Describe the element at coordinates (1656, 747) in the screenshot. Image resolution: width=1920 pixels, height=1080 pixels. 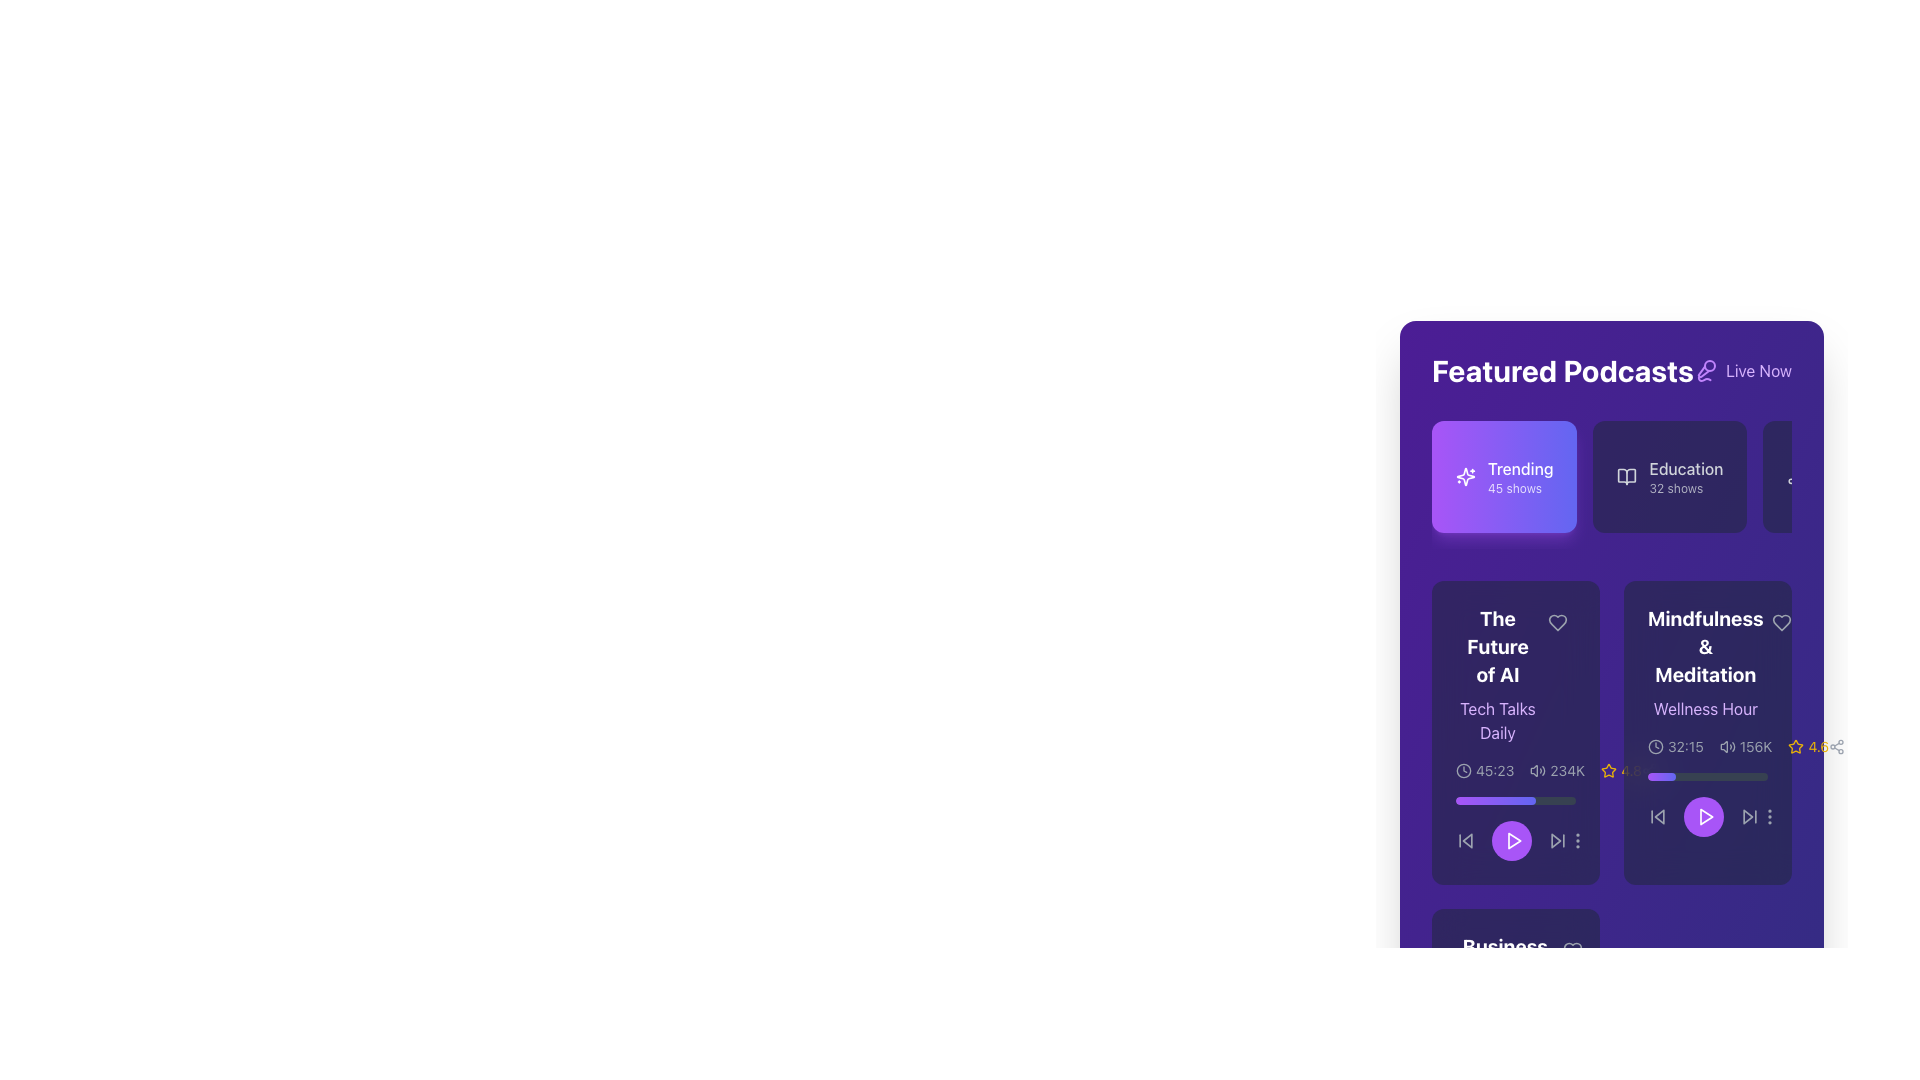
I see `the clock icon located to the left of the textual component '32:15', which is styled with a circular boundary and internal clock hands` at that location.